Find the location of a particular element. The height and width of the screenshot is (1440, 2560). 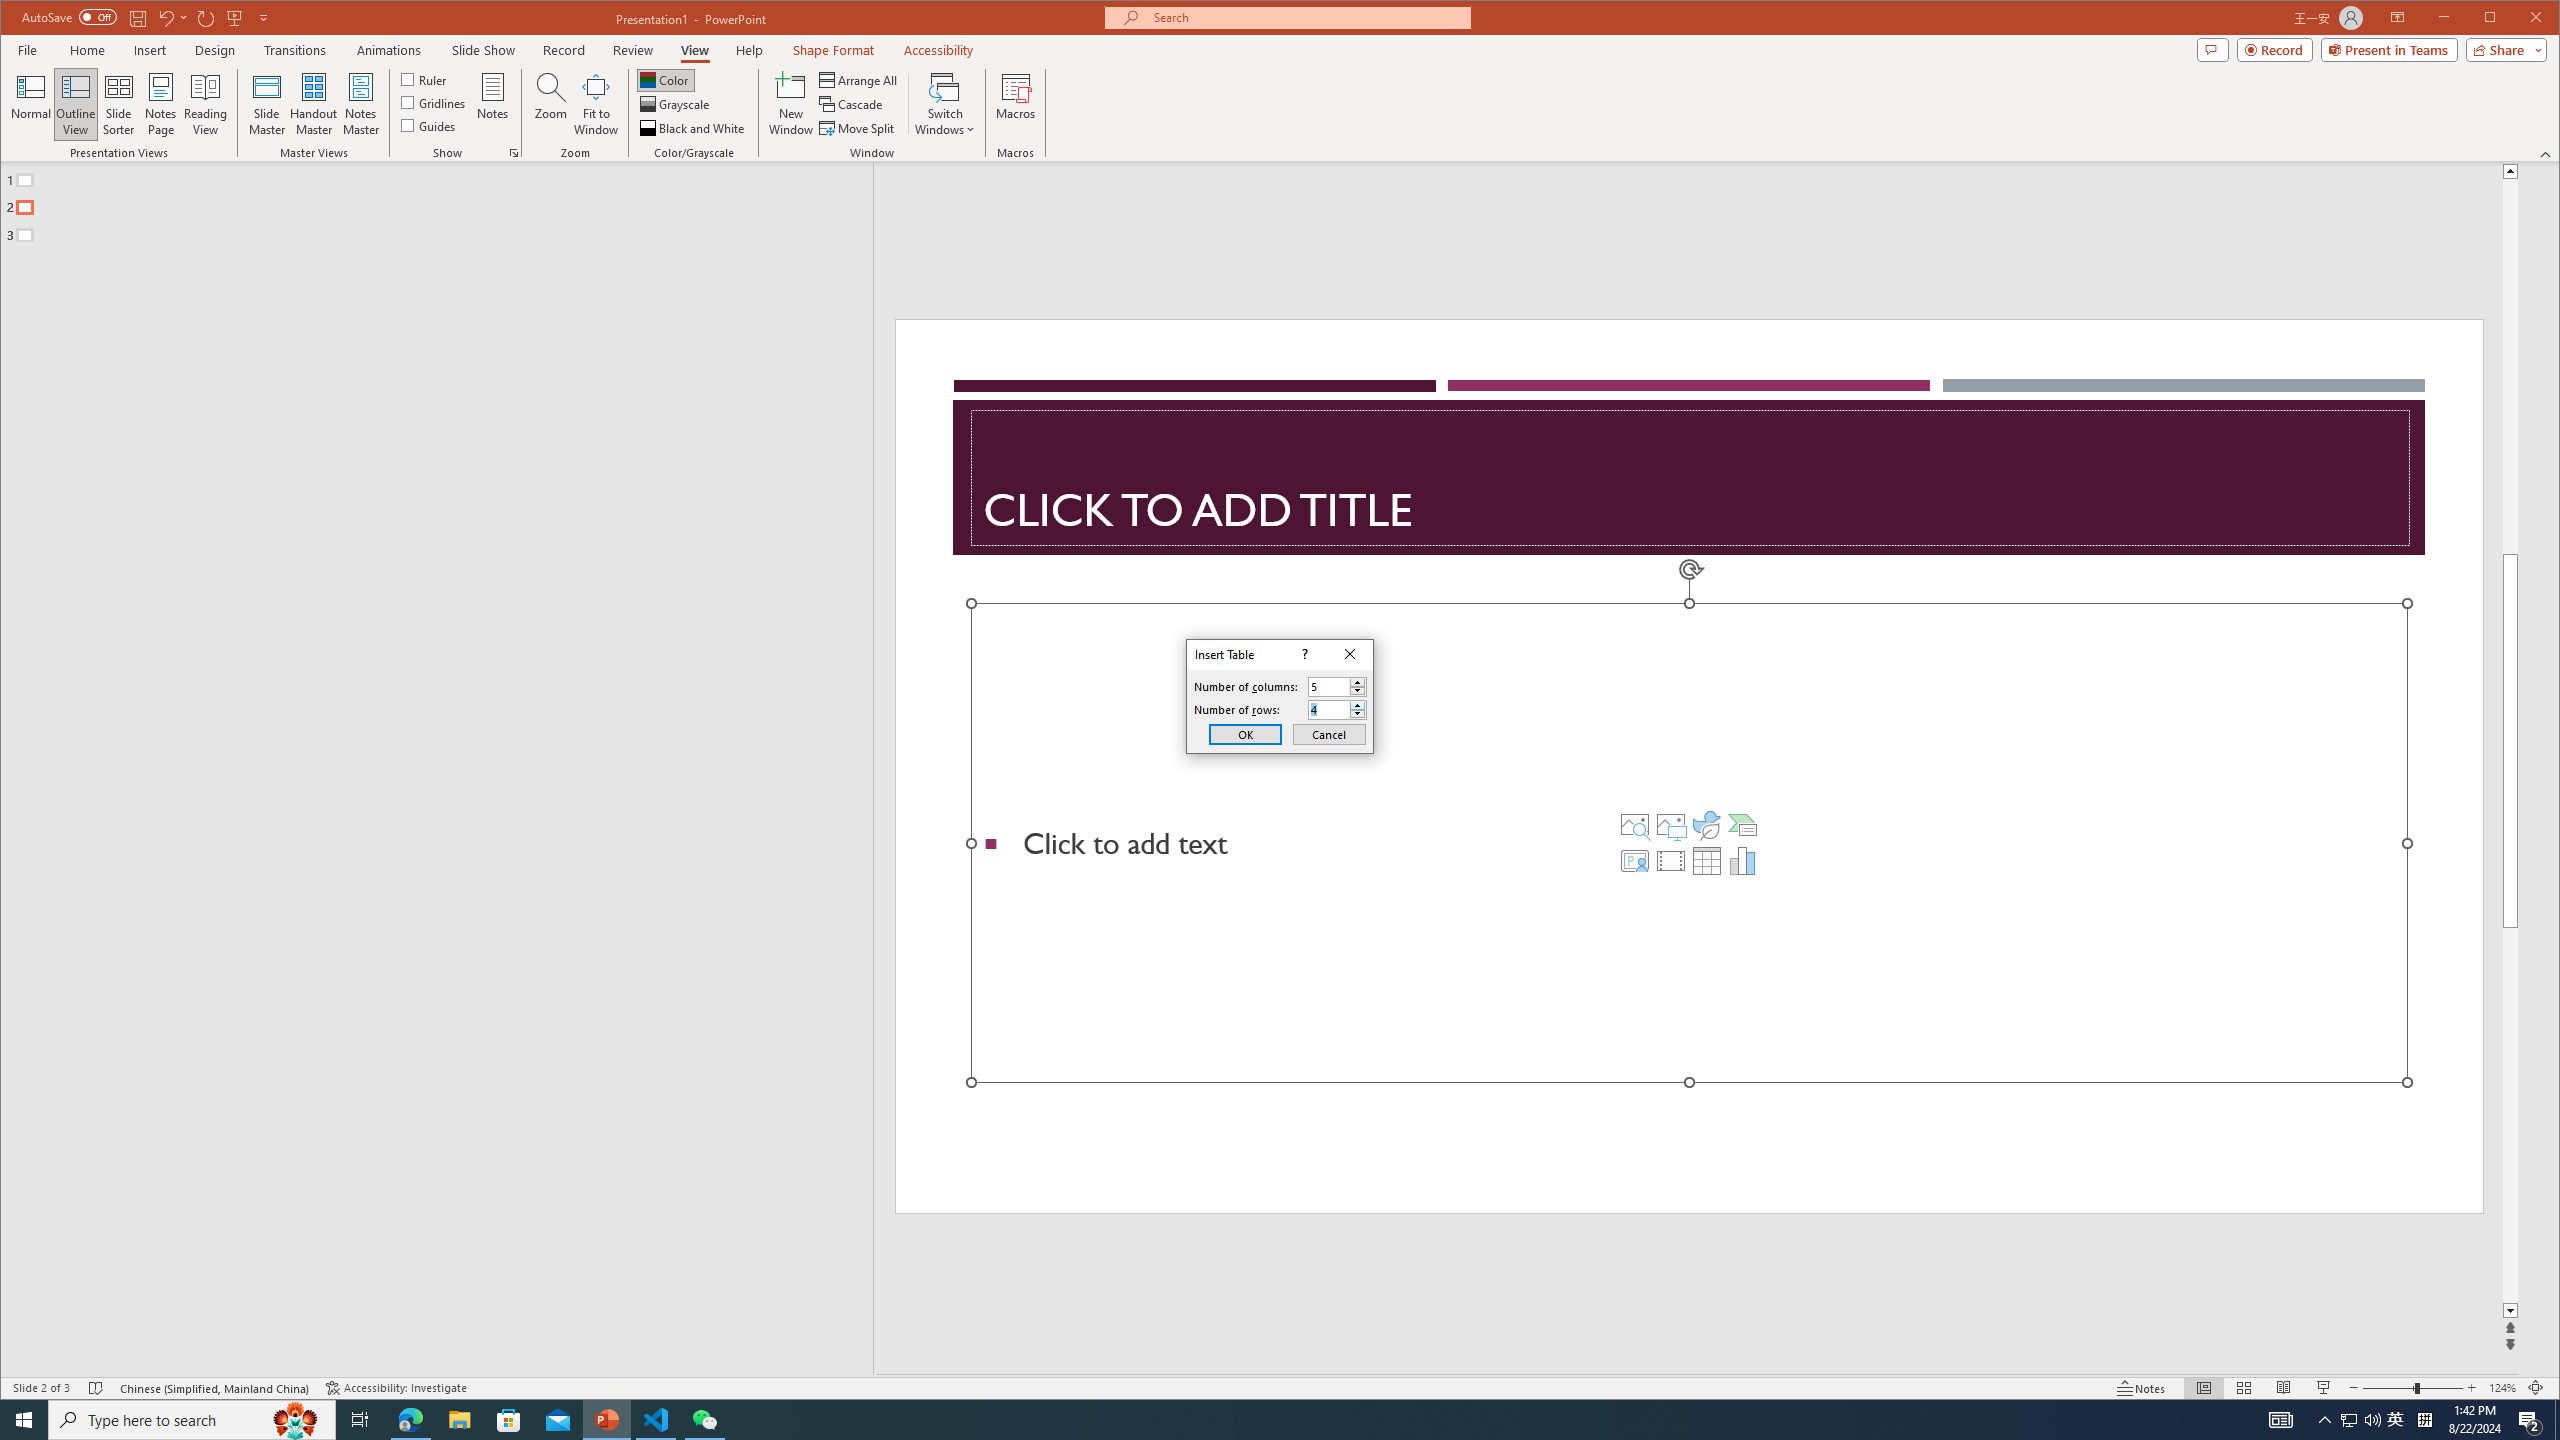

'Notes Master' is located at coordinates (359, 103).